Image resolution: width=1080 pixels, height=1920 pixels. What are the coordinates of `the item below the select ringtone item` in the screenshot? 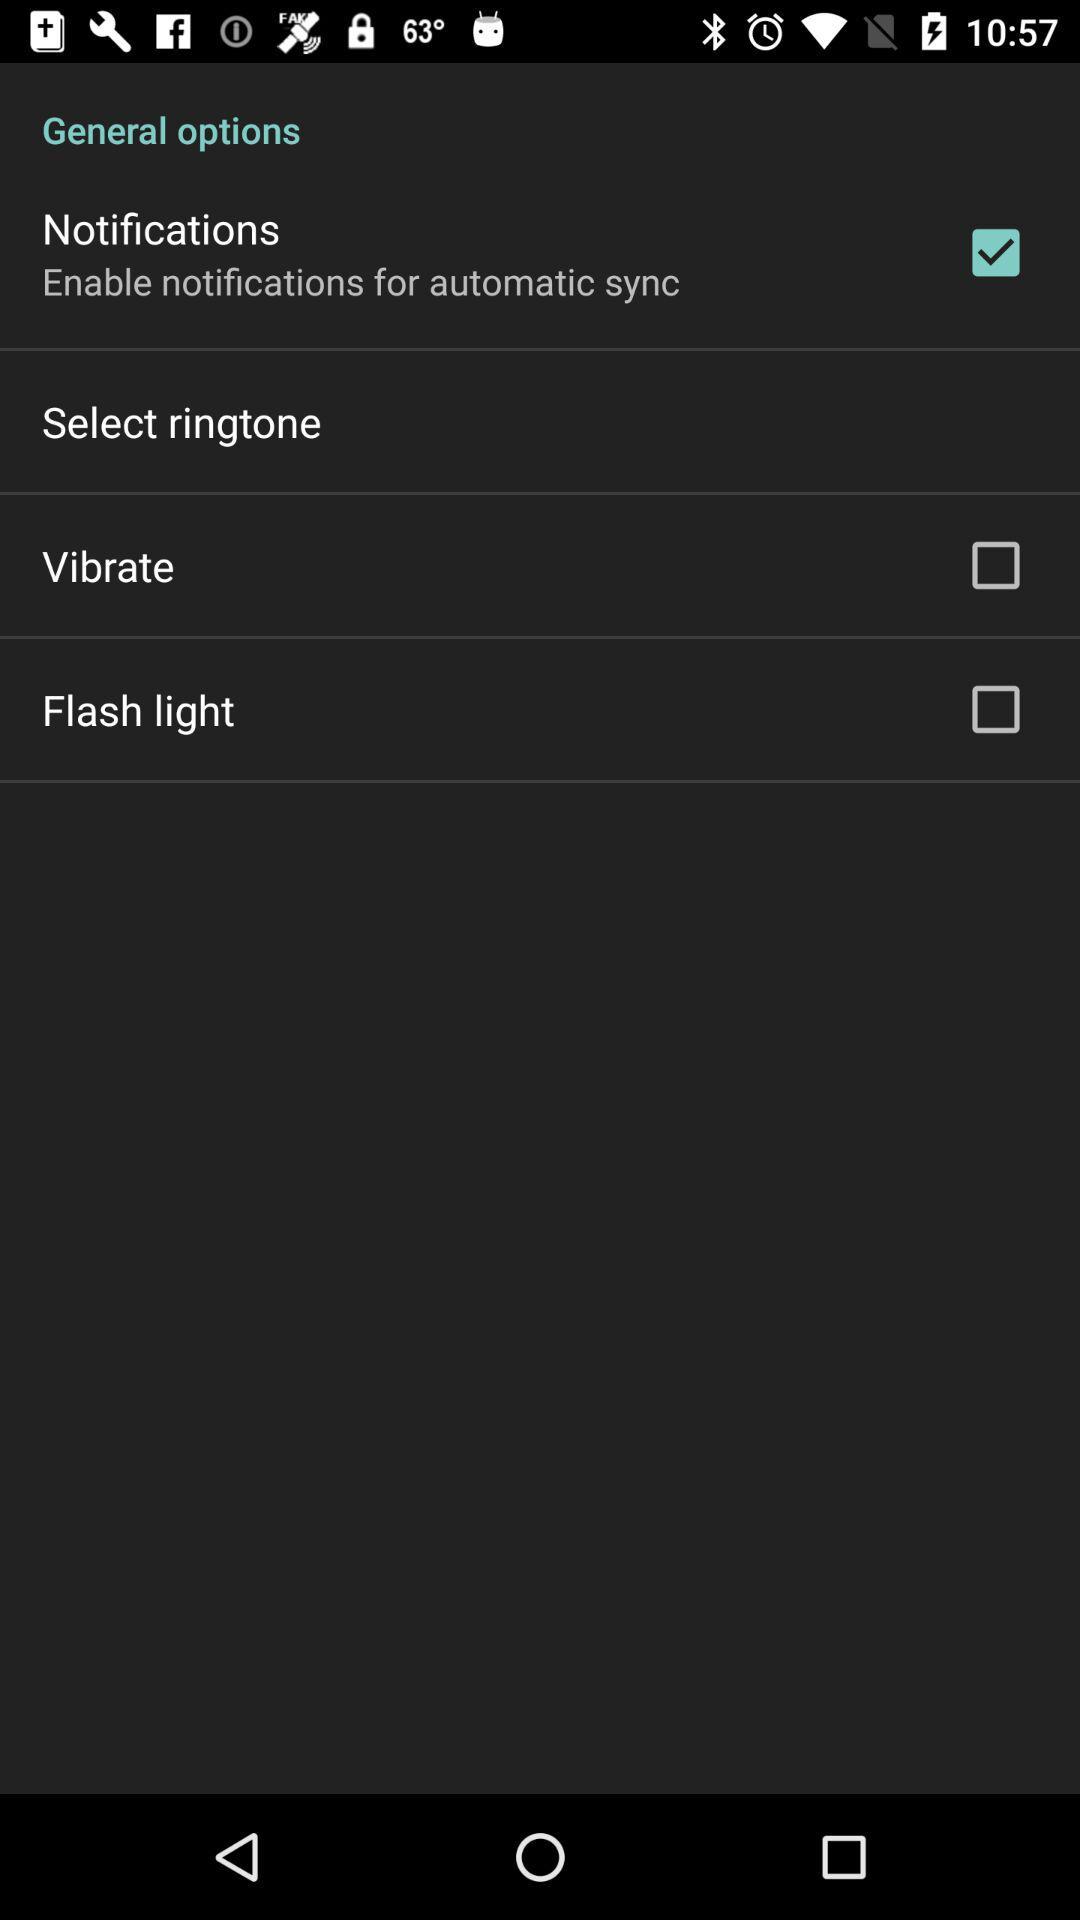 It's located at (108, 564).